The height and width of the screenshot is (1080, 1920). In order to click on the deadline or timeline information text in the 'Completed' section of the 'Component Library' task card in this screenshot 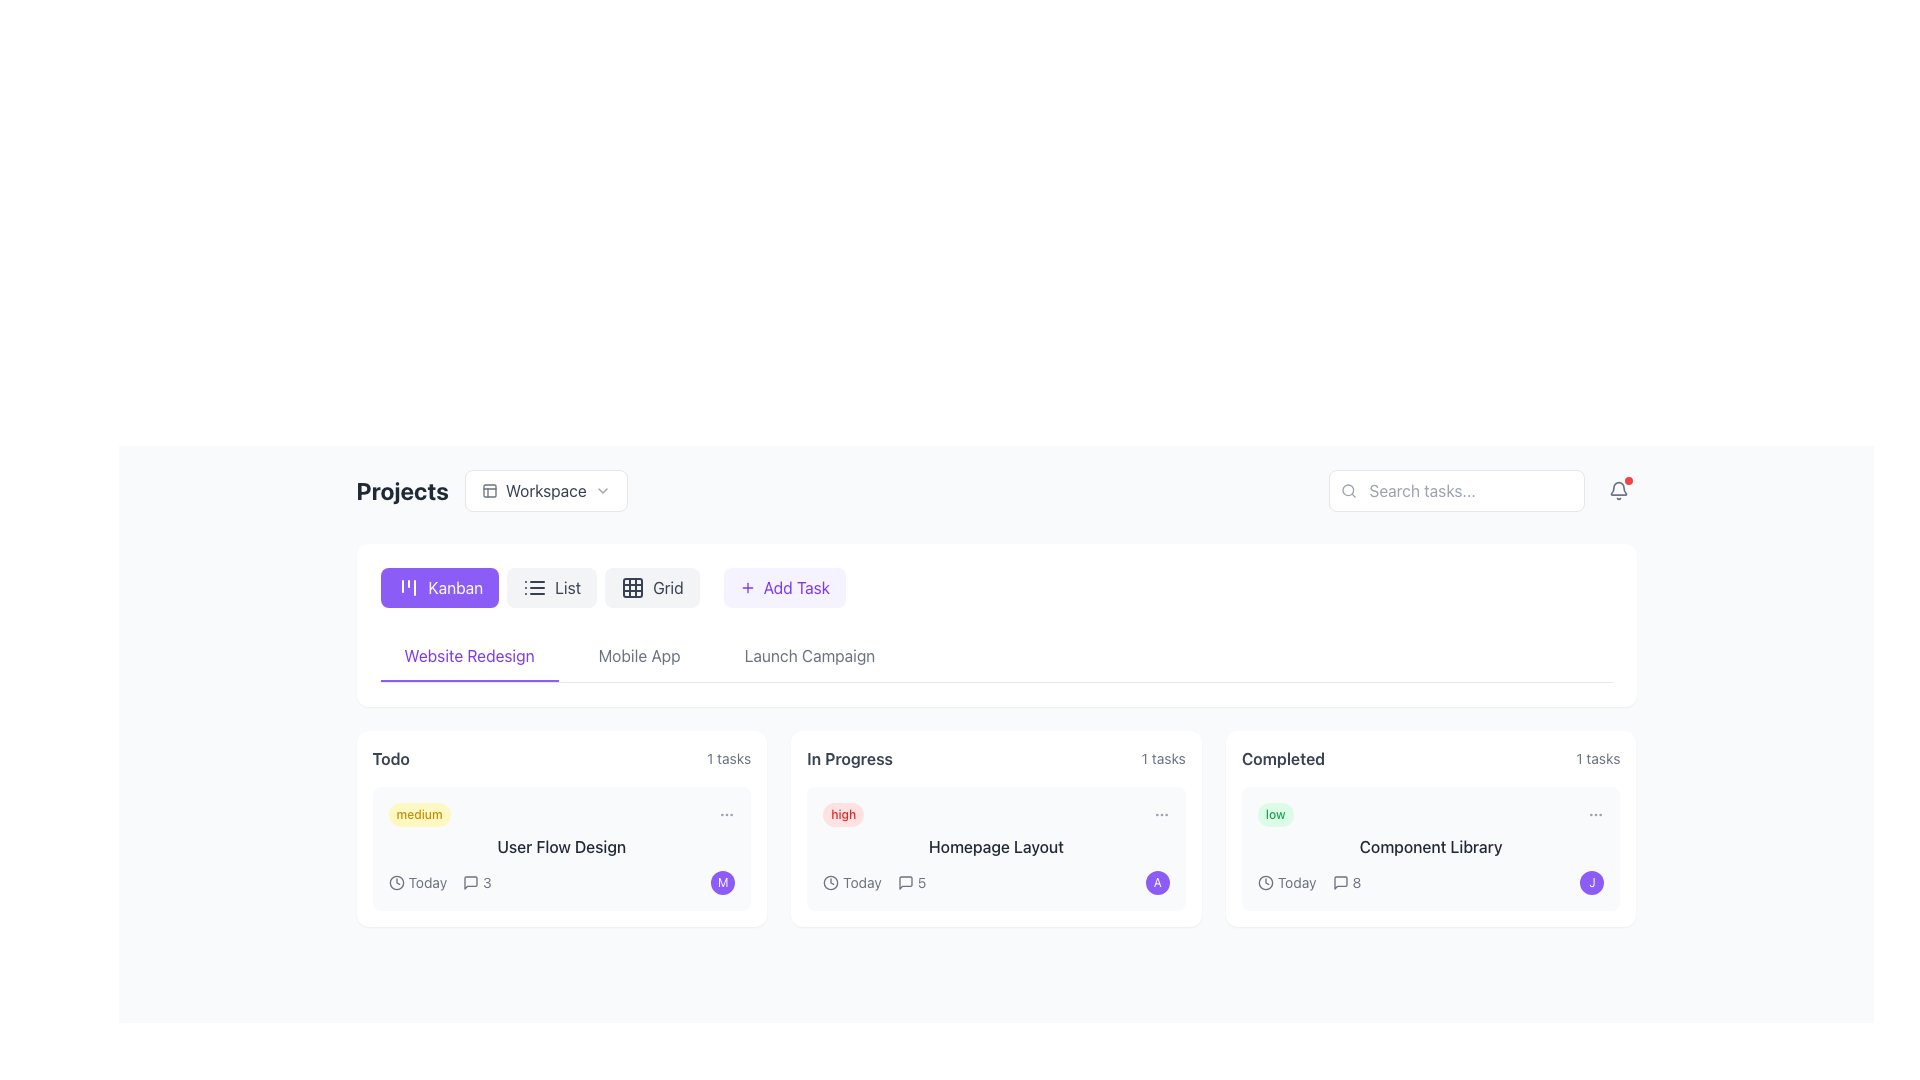, I will do `click(1287, 882)`.